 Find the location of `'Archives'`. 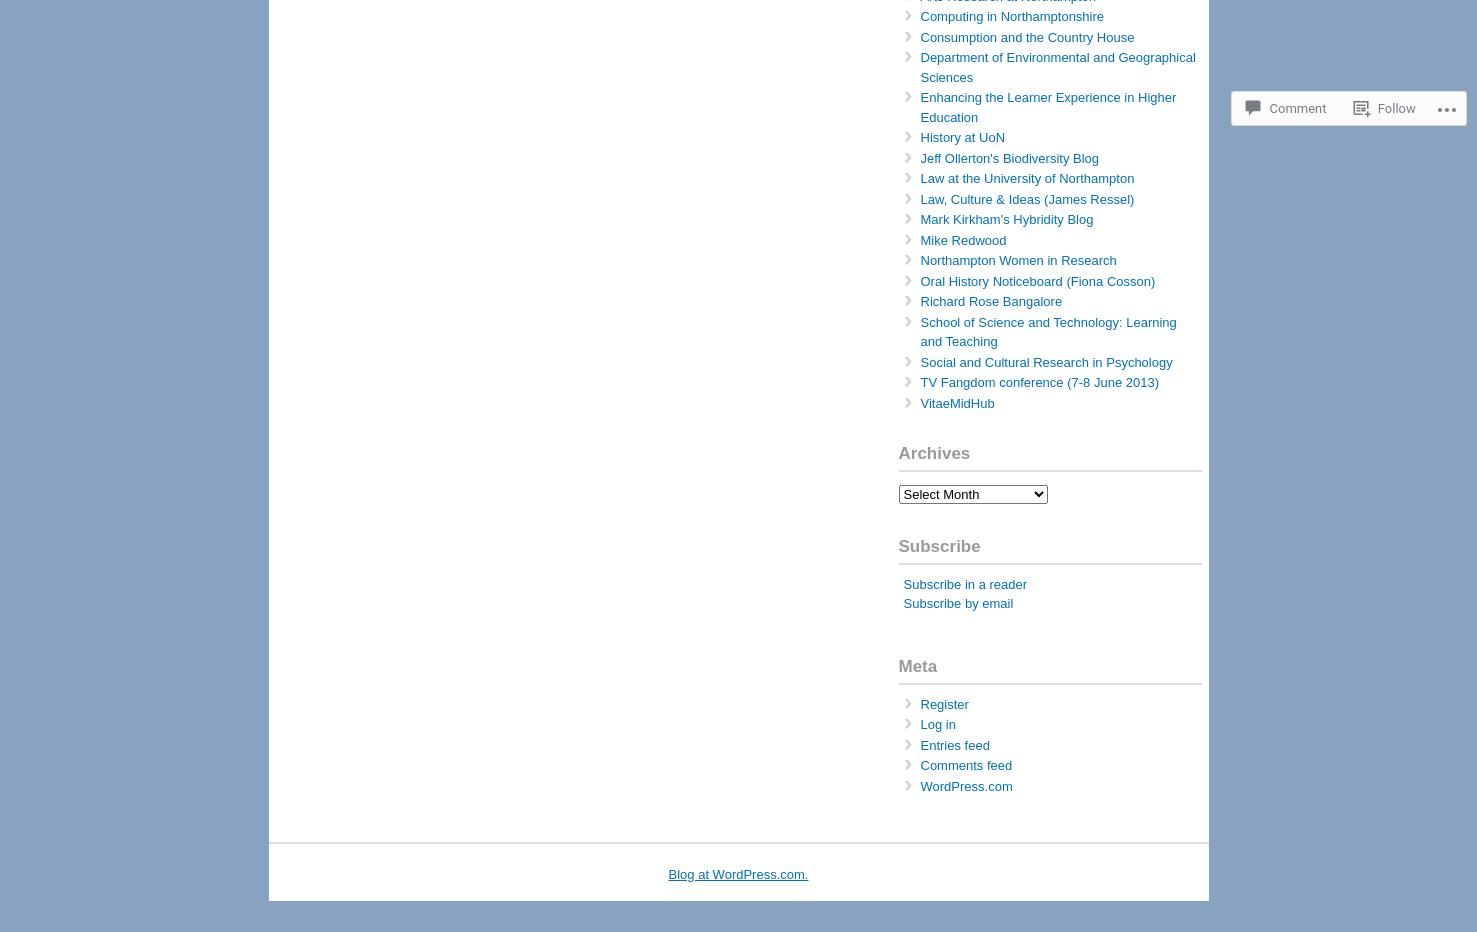

'Archives' is located at coordinates (934, 453).